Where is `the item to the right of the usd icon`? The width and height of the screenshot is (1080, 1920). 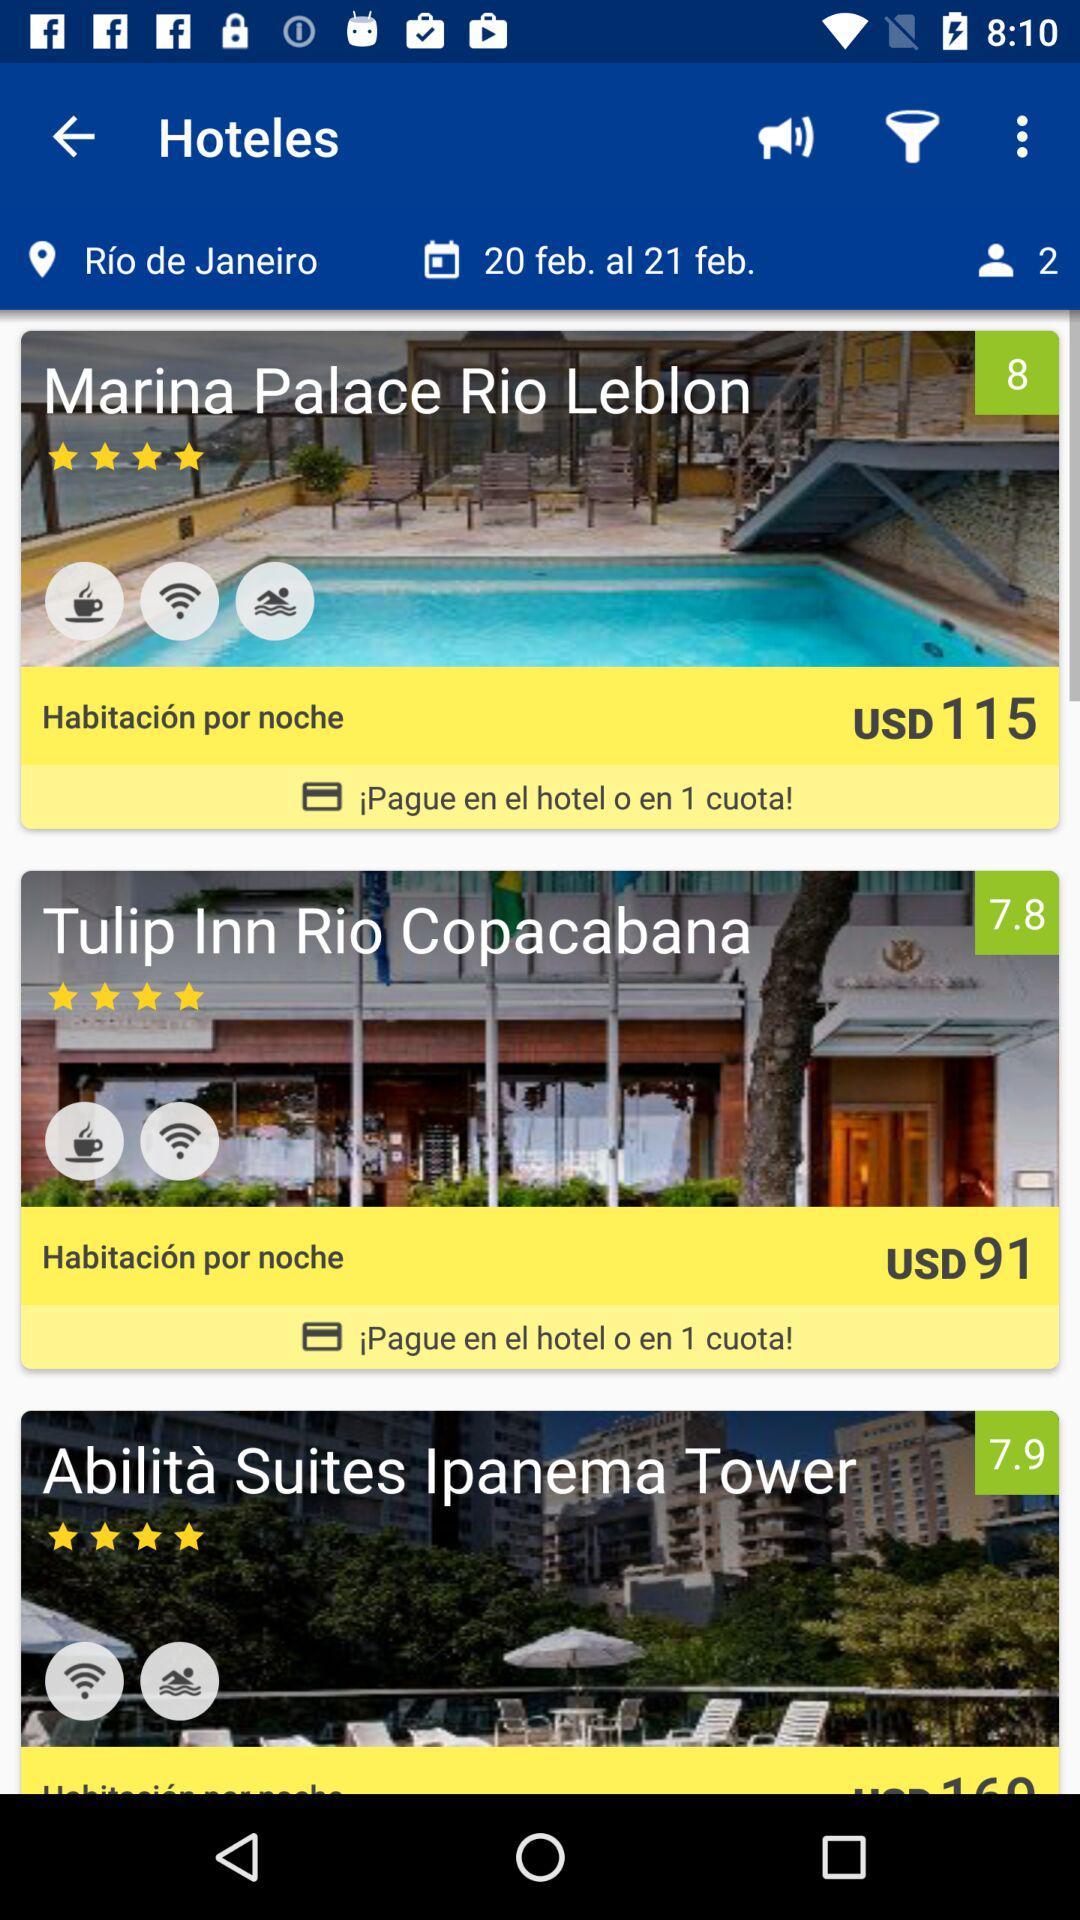
the item to the right of the usd icon is located at coordinates (987, 715).